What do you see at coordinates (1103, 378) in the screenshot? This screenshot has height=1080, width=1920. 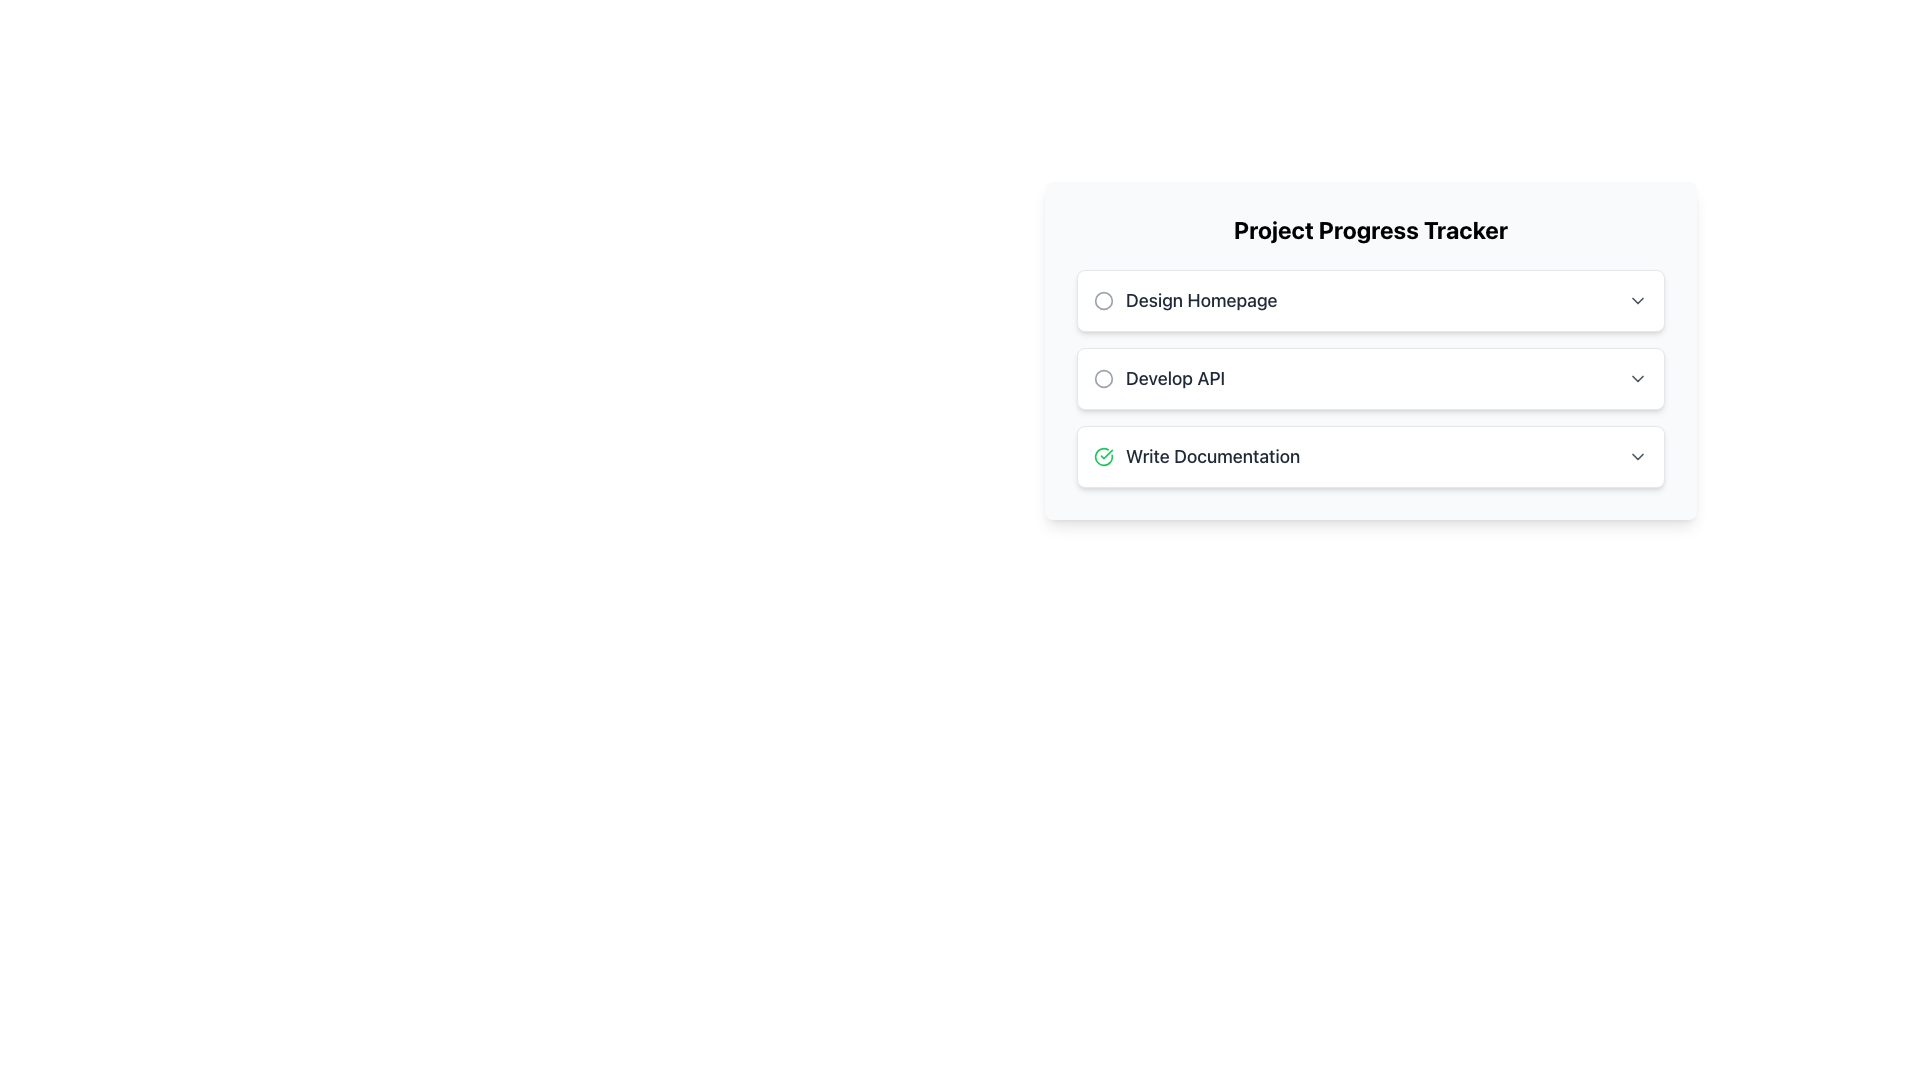 I see `the Circle icon representing the status of the 'Develop API' task in the Project Progress Tracker list` at bounding box center [1103, 378].